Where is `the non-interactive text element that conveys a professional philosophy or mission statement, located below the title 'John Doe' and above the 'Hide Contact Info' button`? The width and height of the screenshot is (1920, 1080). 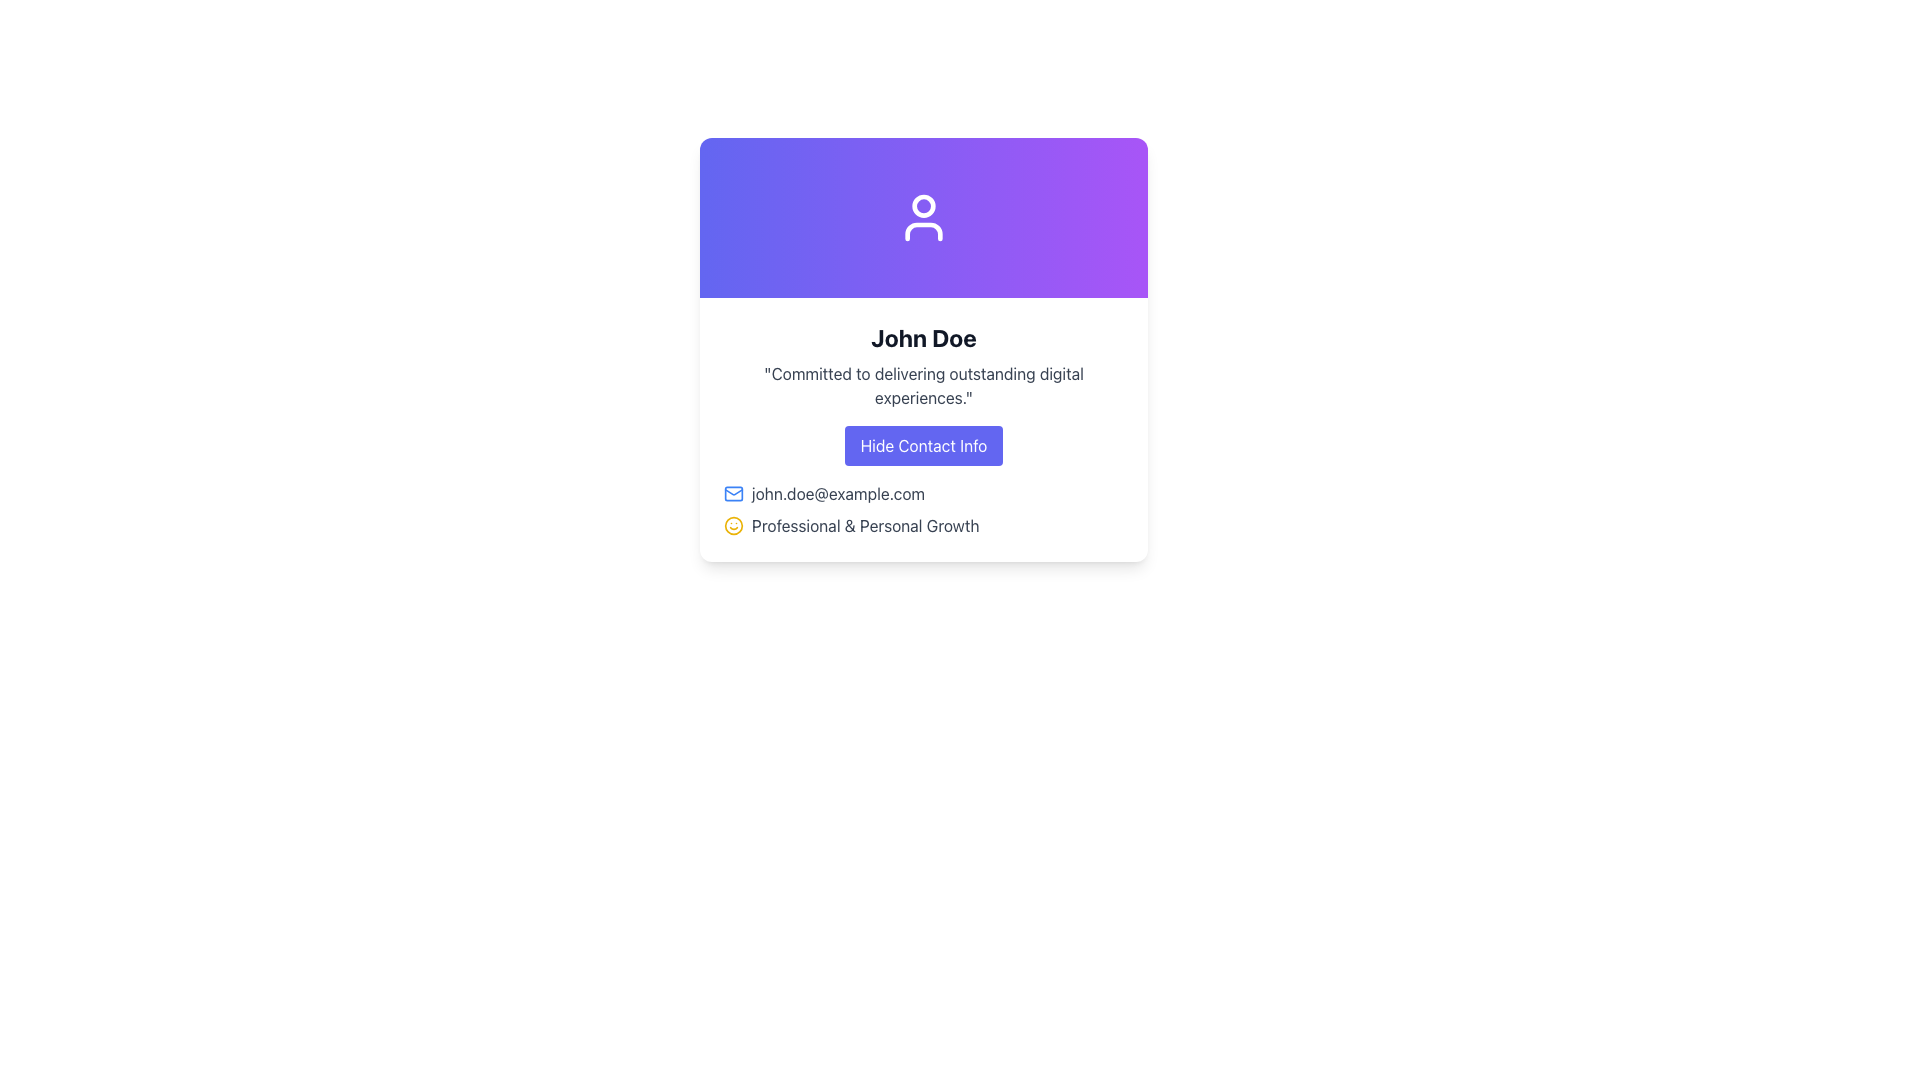 the non-interactive text element that conveys a professional philosophy or mission statement, located below the title 'John Doe' and above the 'Hide Contact Info' button is located at coordinates (923, 385).